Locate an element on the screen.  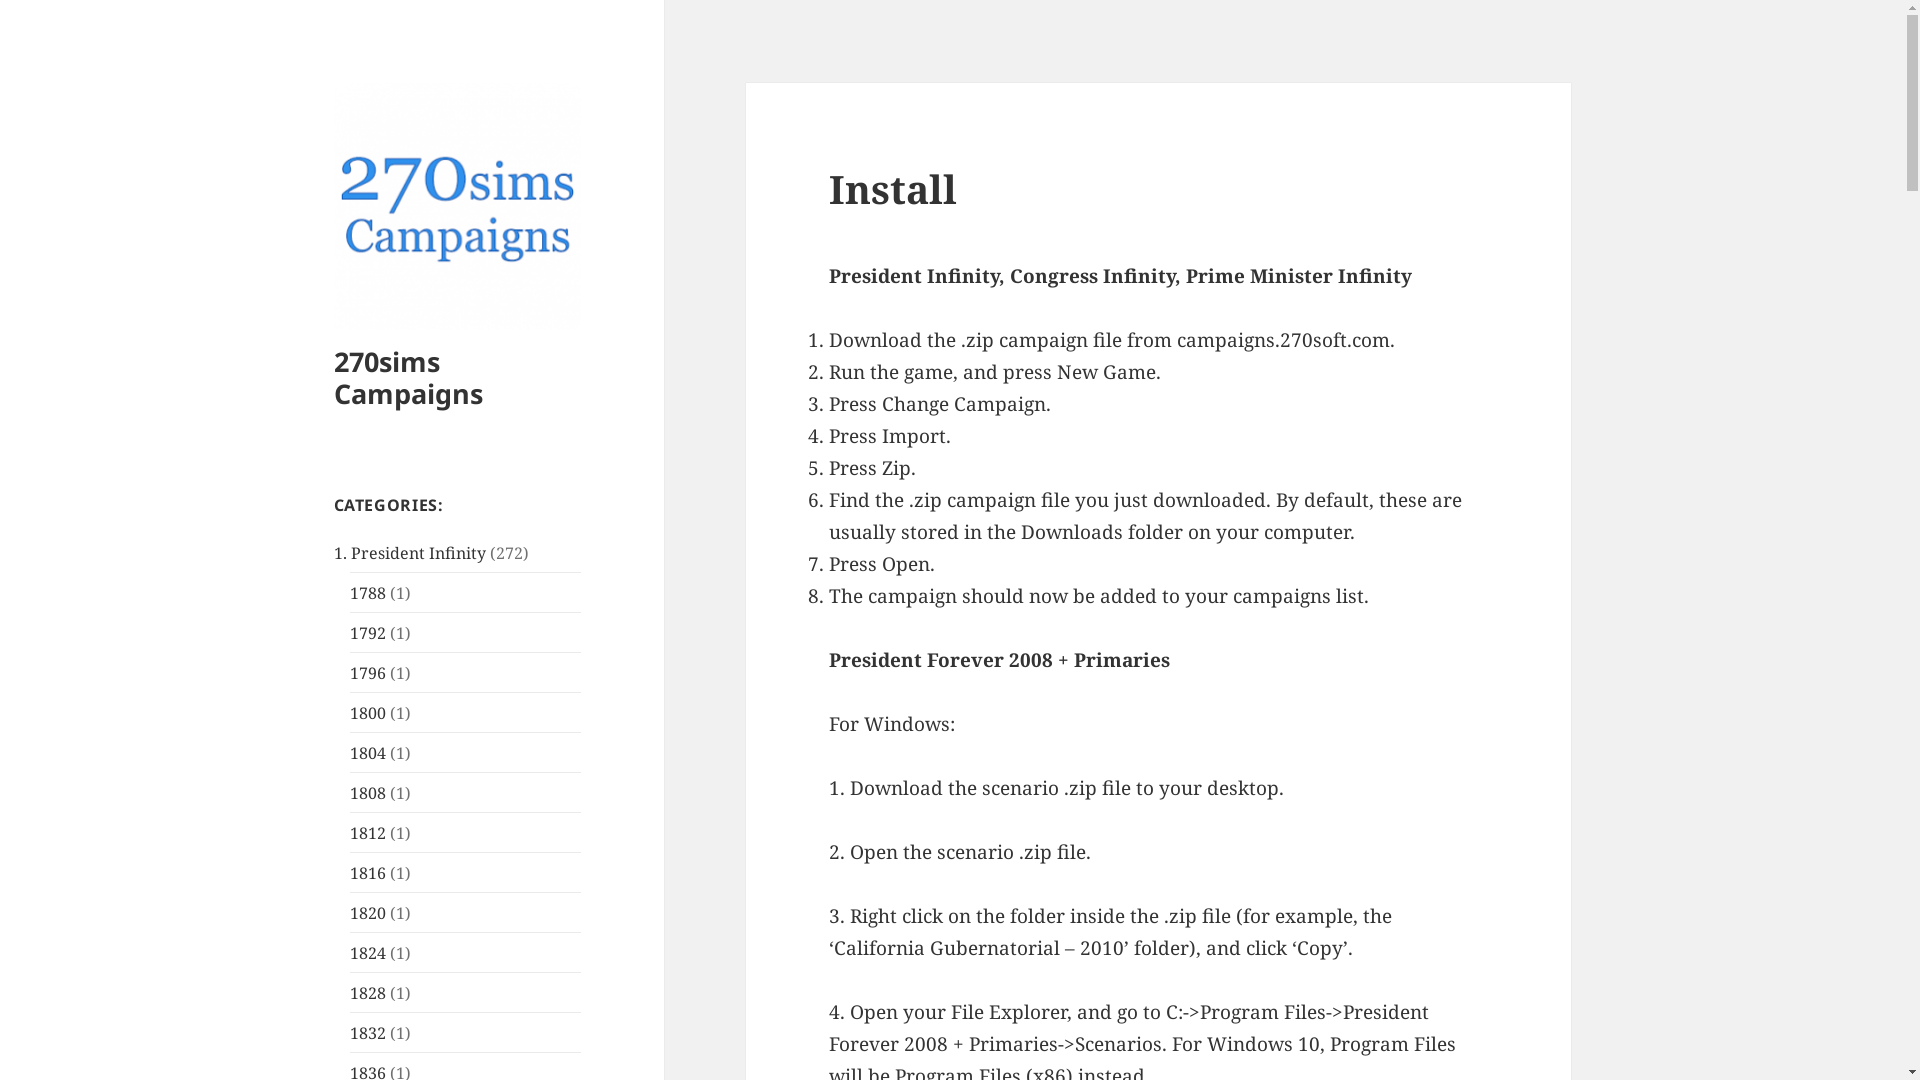
'1808' is located at coordinates (350, 792).